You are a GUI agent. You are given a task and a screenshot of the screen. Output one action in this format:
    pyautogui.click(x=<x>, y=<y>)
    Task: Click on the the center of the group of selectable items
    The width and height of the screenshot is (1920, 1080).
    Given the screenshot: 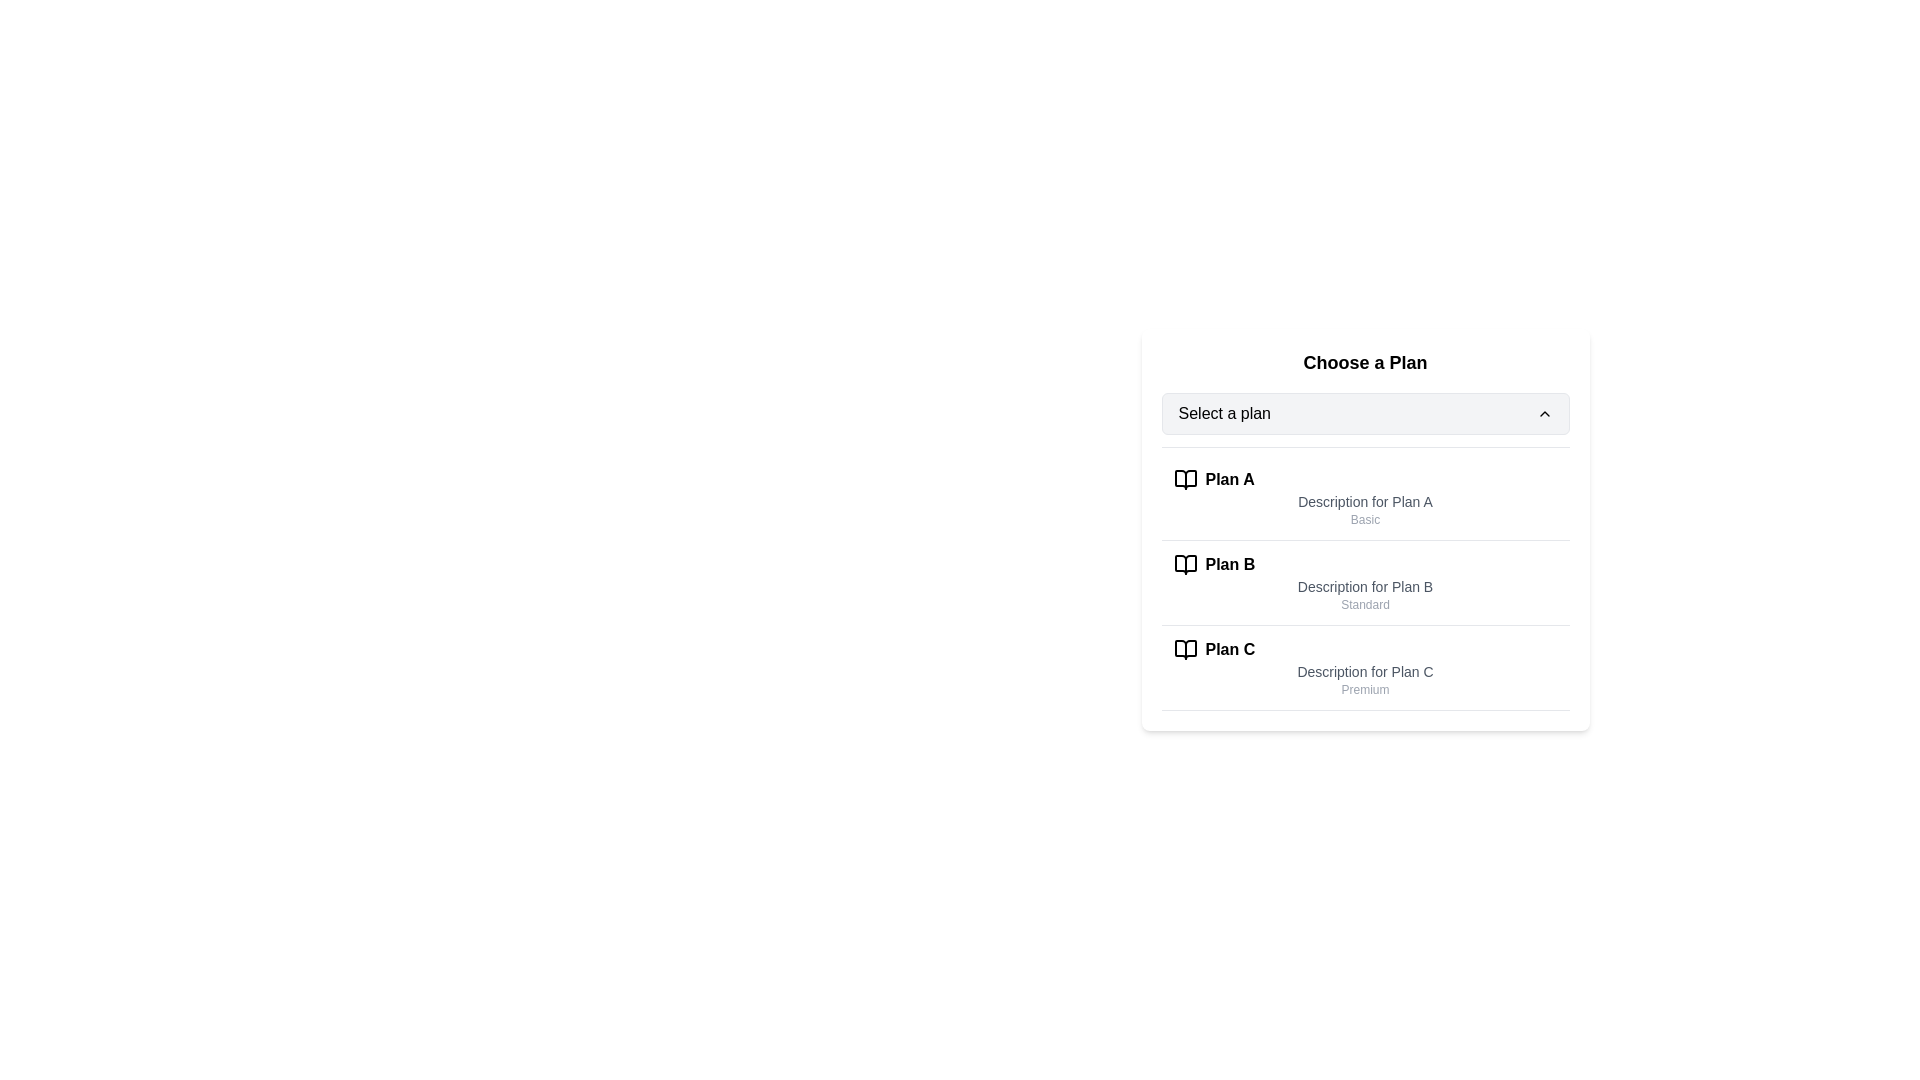 What is the action you would take?
    pyautogui.click(x=1364, y=578)
    